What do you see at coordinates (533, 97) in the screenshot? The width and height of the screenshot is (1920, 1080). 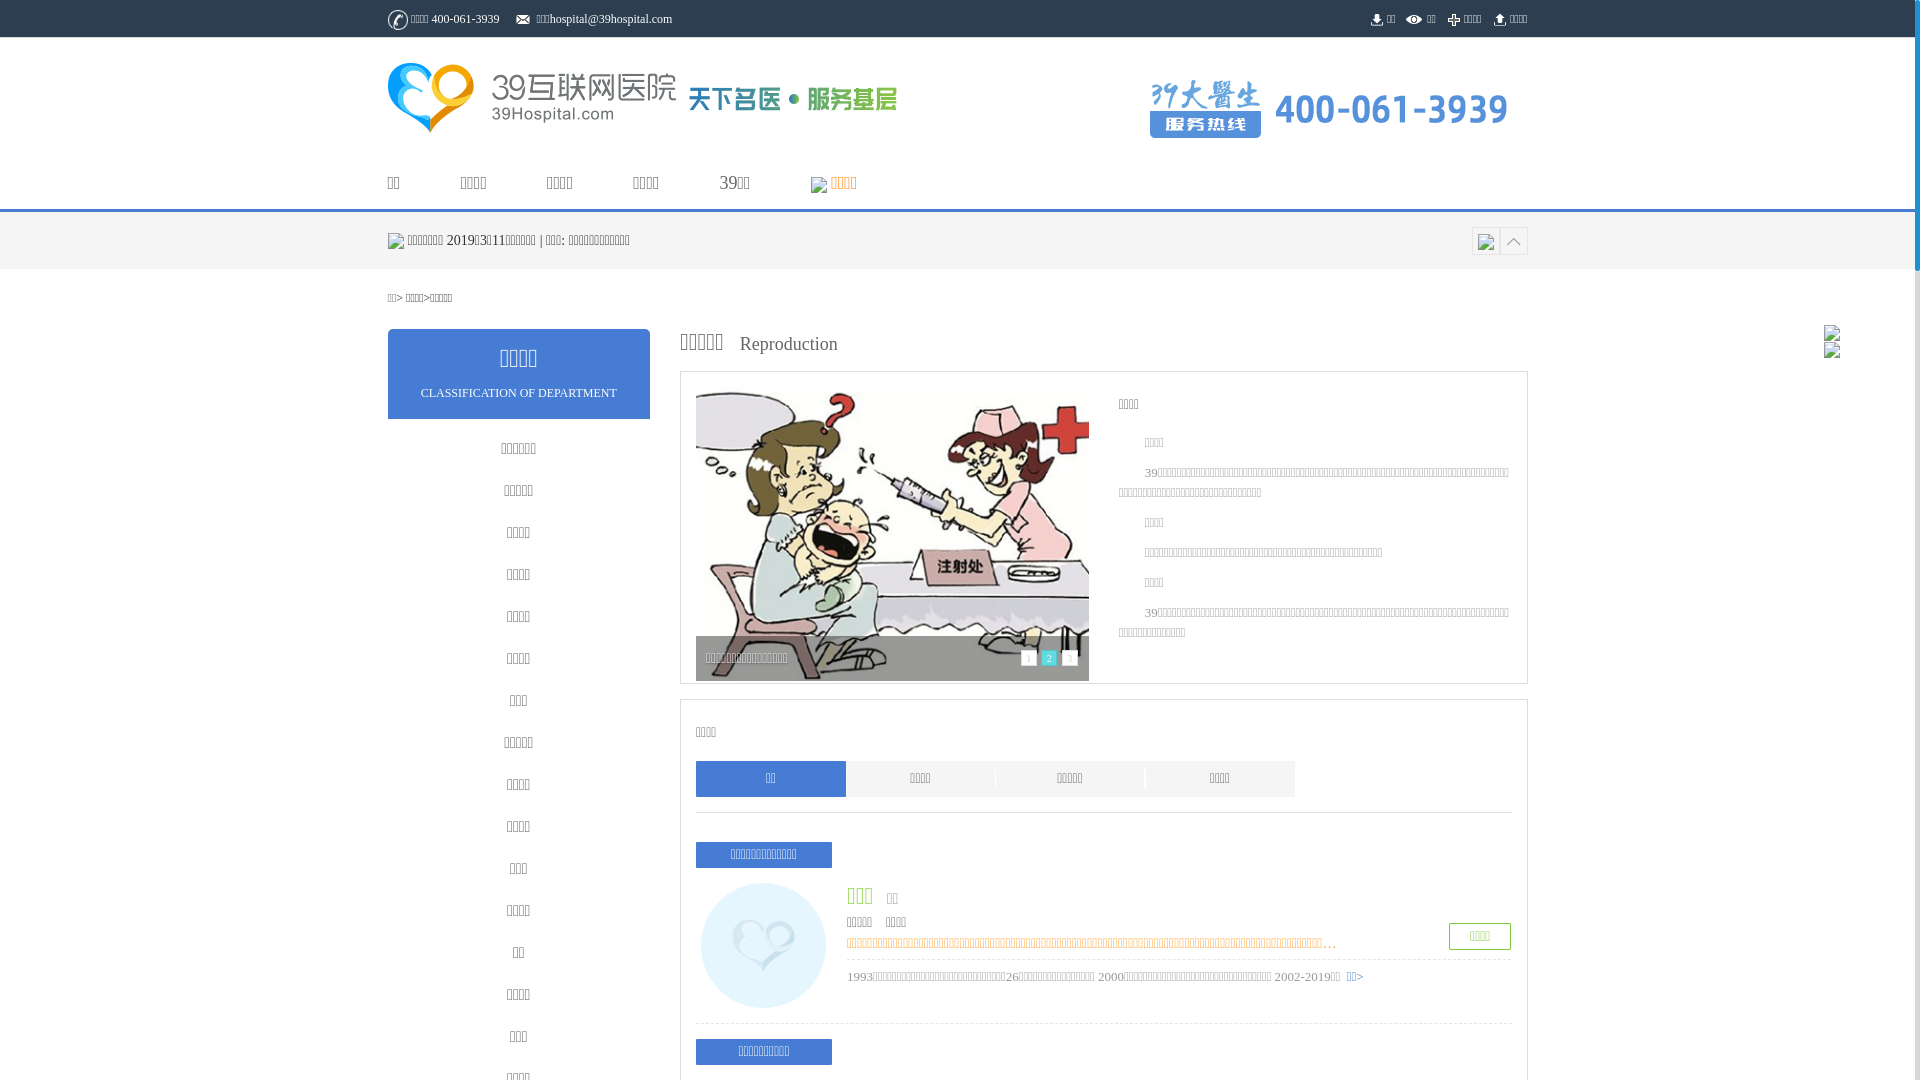 I see `'39 hospital.com'` at bounding box center [533, 97].